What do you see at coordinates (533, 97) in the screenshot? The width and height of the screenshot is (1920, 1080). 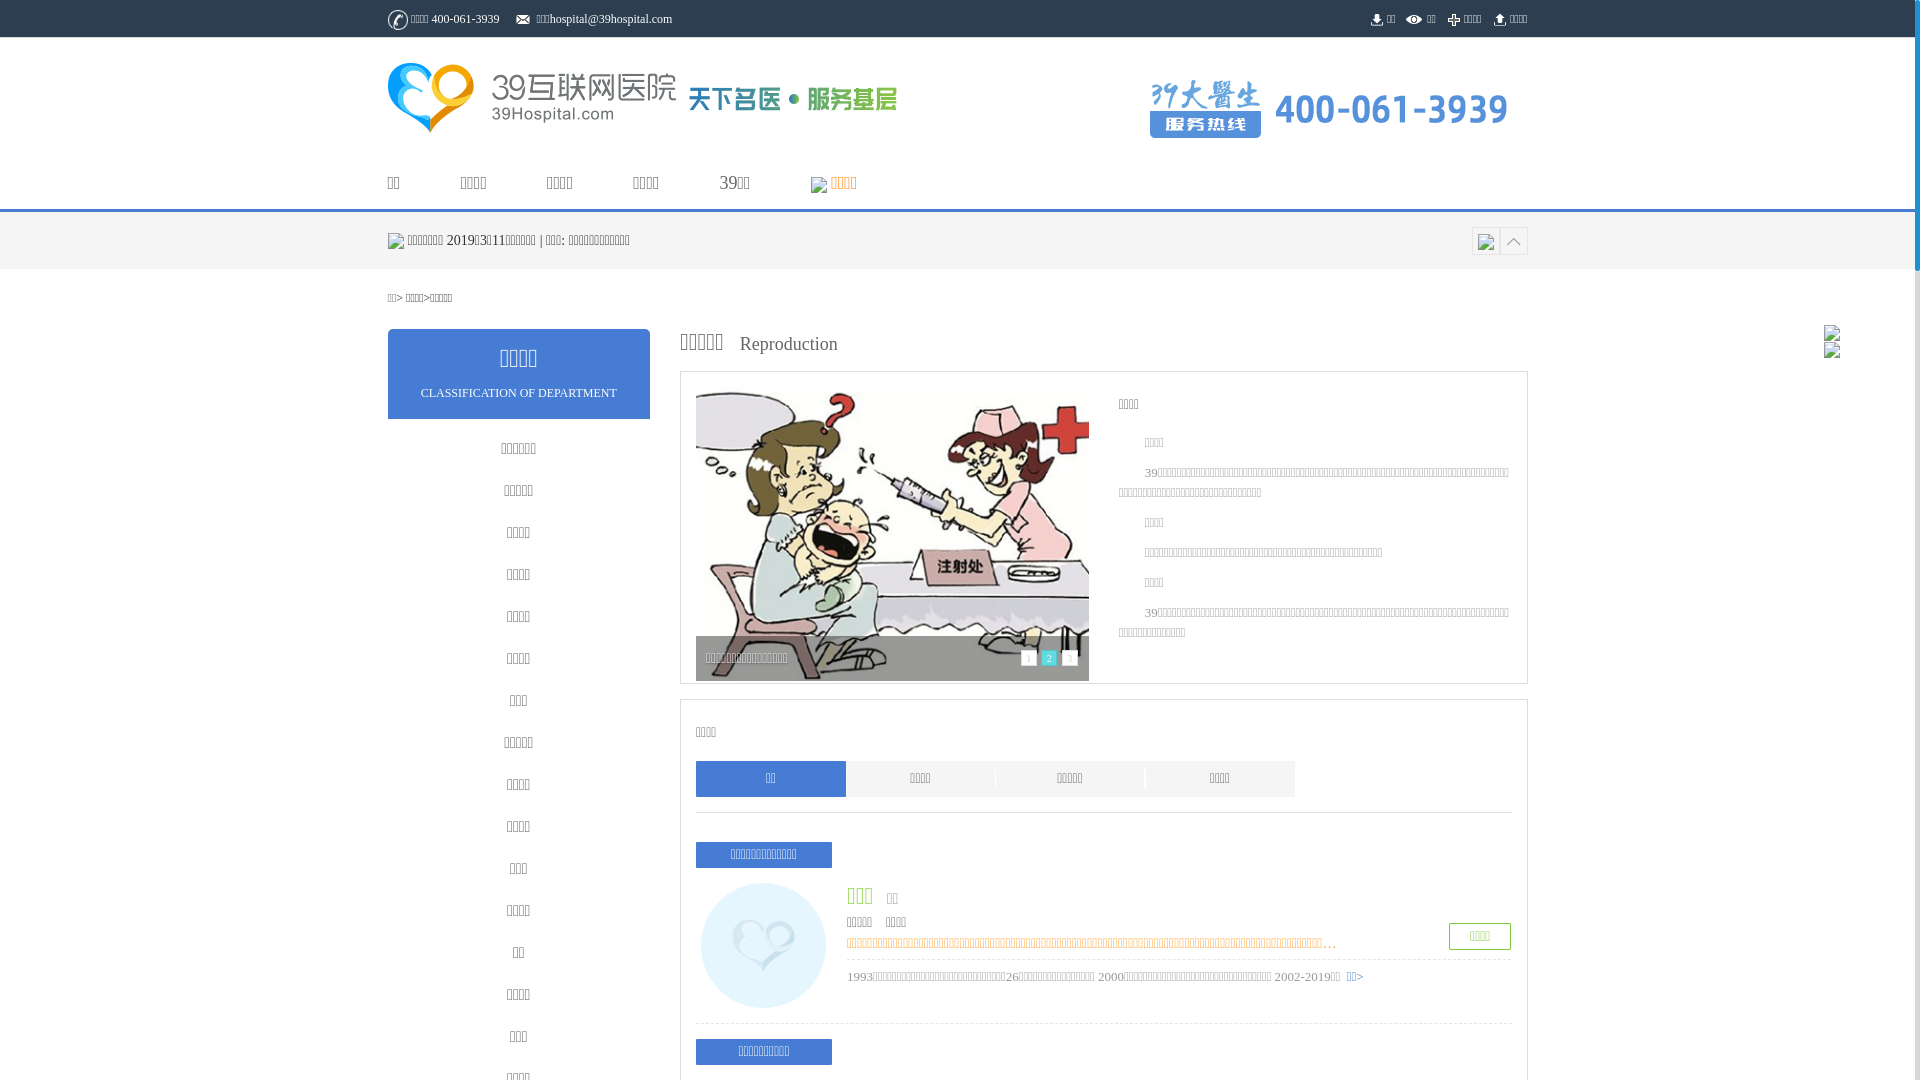 I see `'39 hospital.com'` at bounding box center [533, 97].